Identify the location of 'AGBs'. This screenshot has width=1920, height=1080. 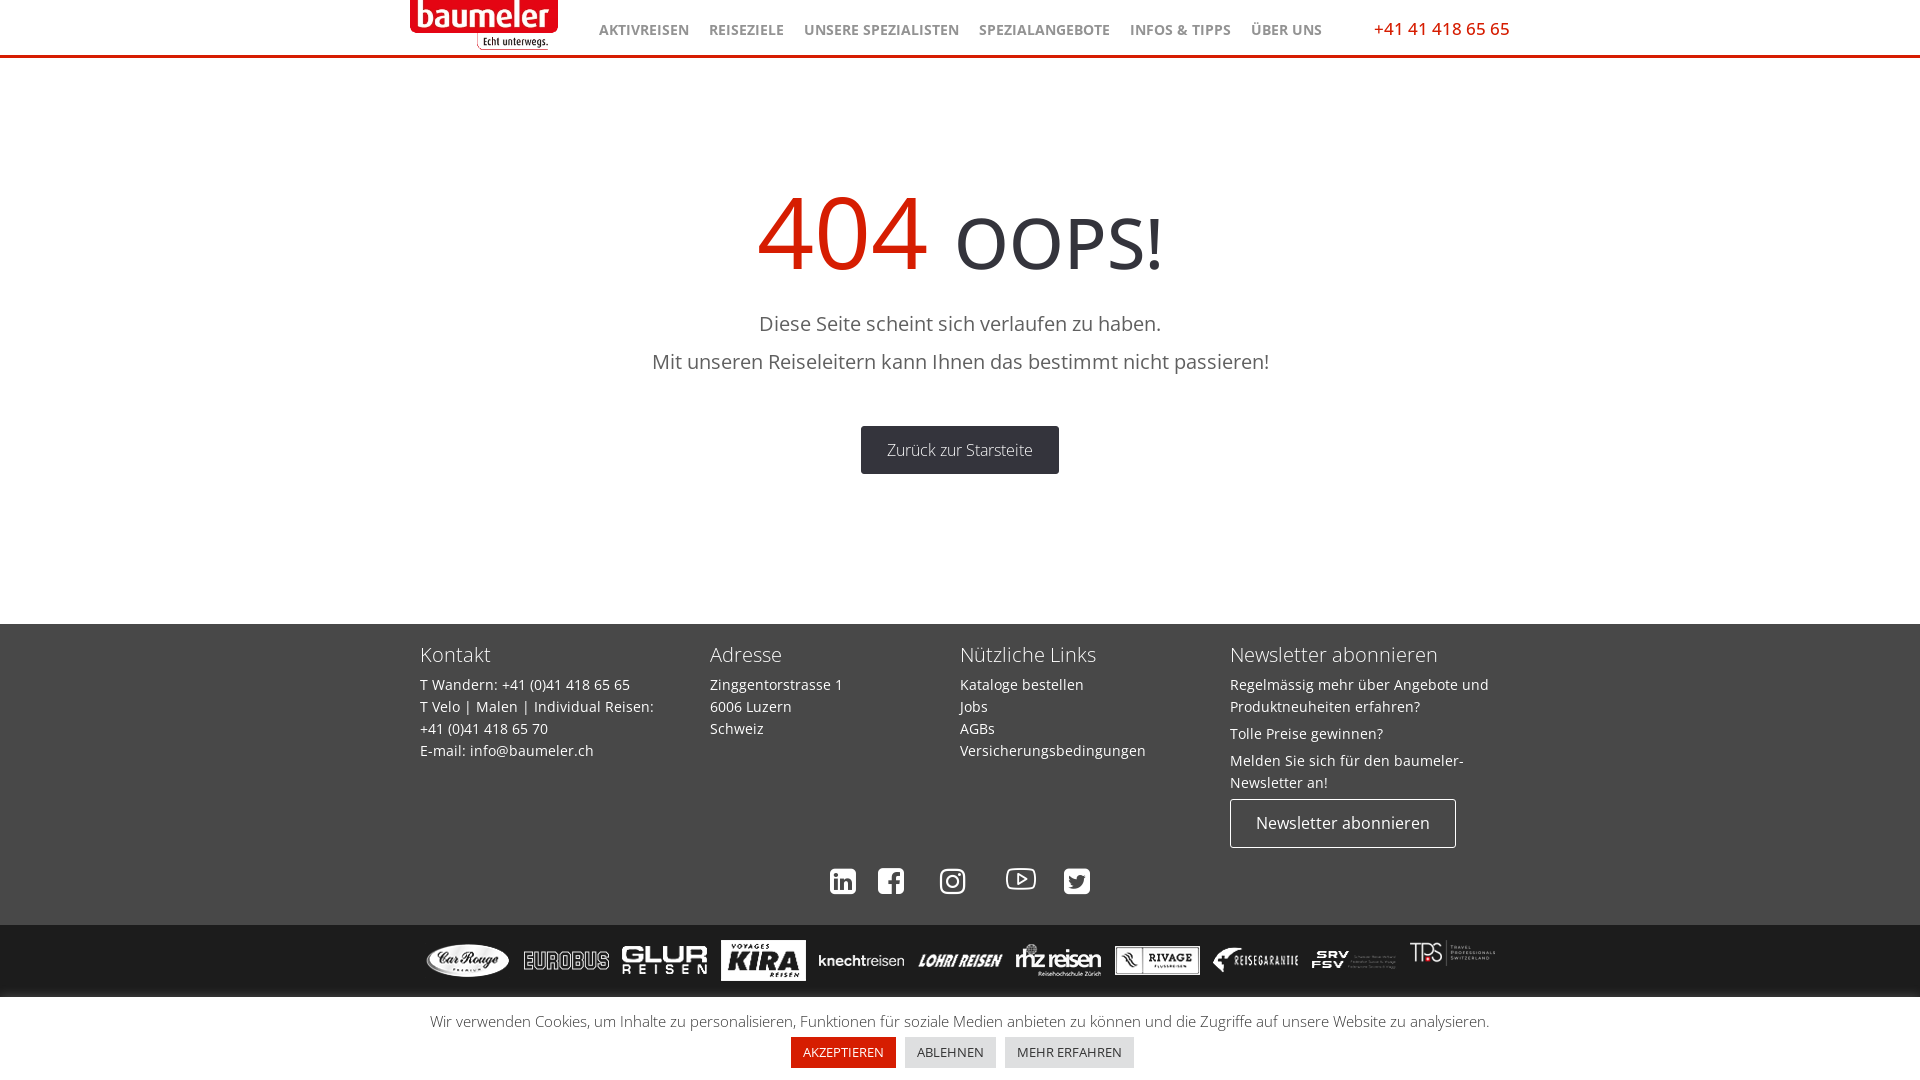
(977, 728).